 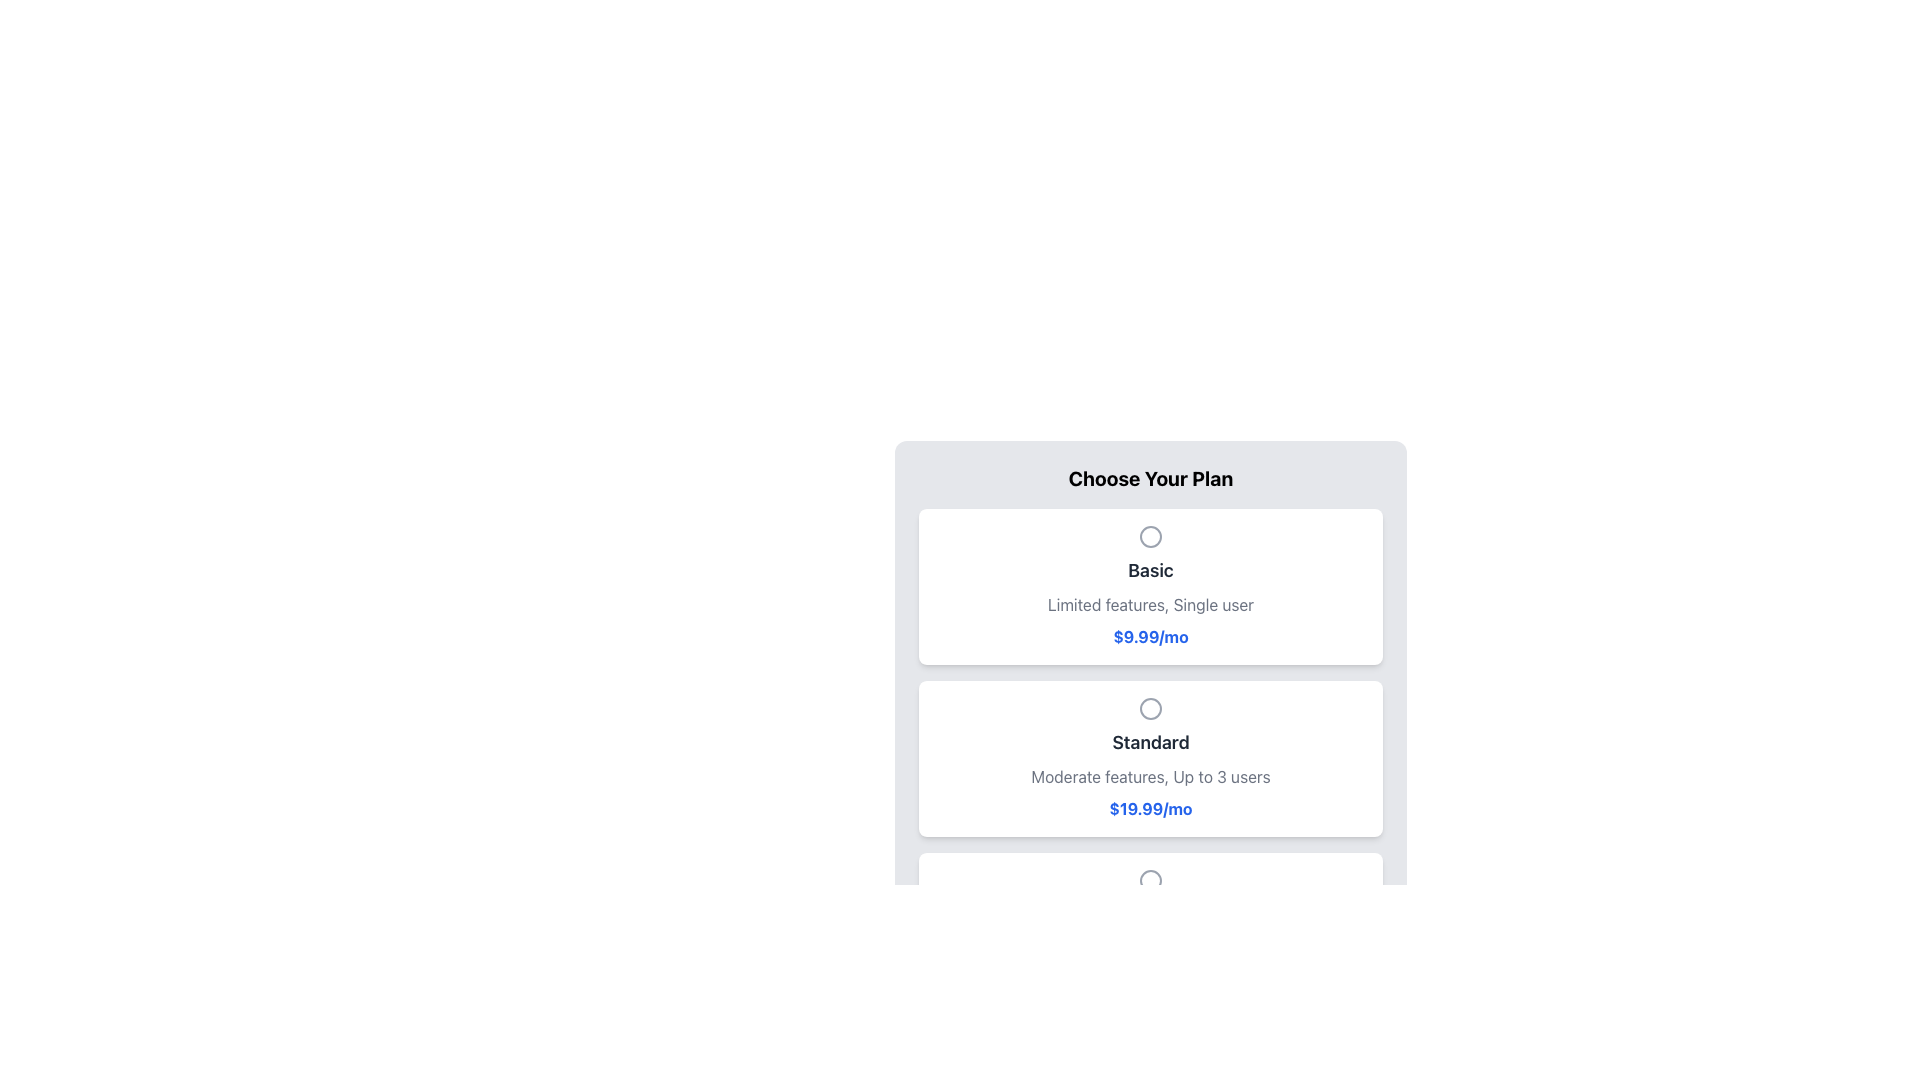 I want to click on the 'Standard' text label, which is styled in bold and larger font, located in the second subscription card below a radio button, so click(x=1151, y=743).